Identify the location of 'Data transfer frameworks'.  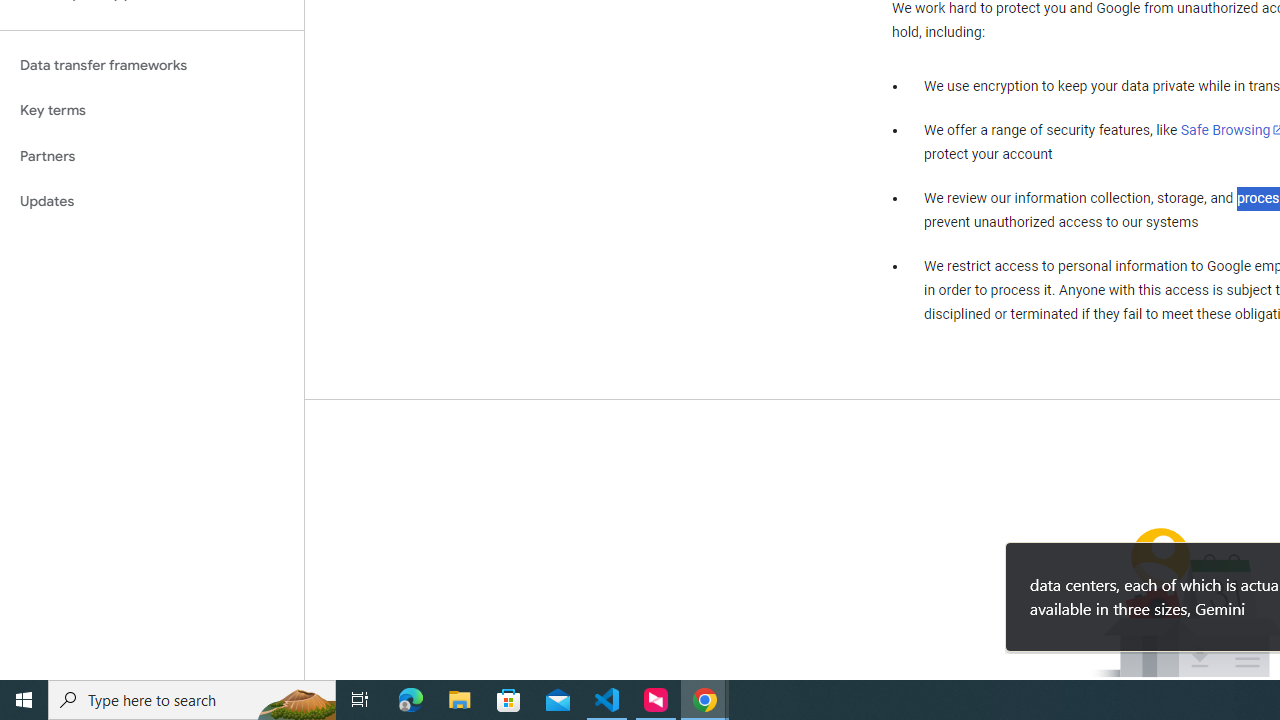
(151, 64).